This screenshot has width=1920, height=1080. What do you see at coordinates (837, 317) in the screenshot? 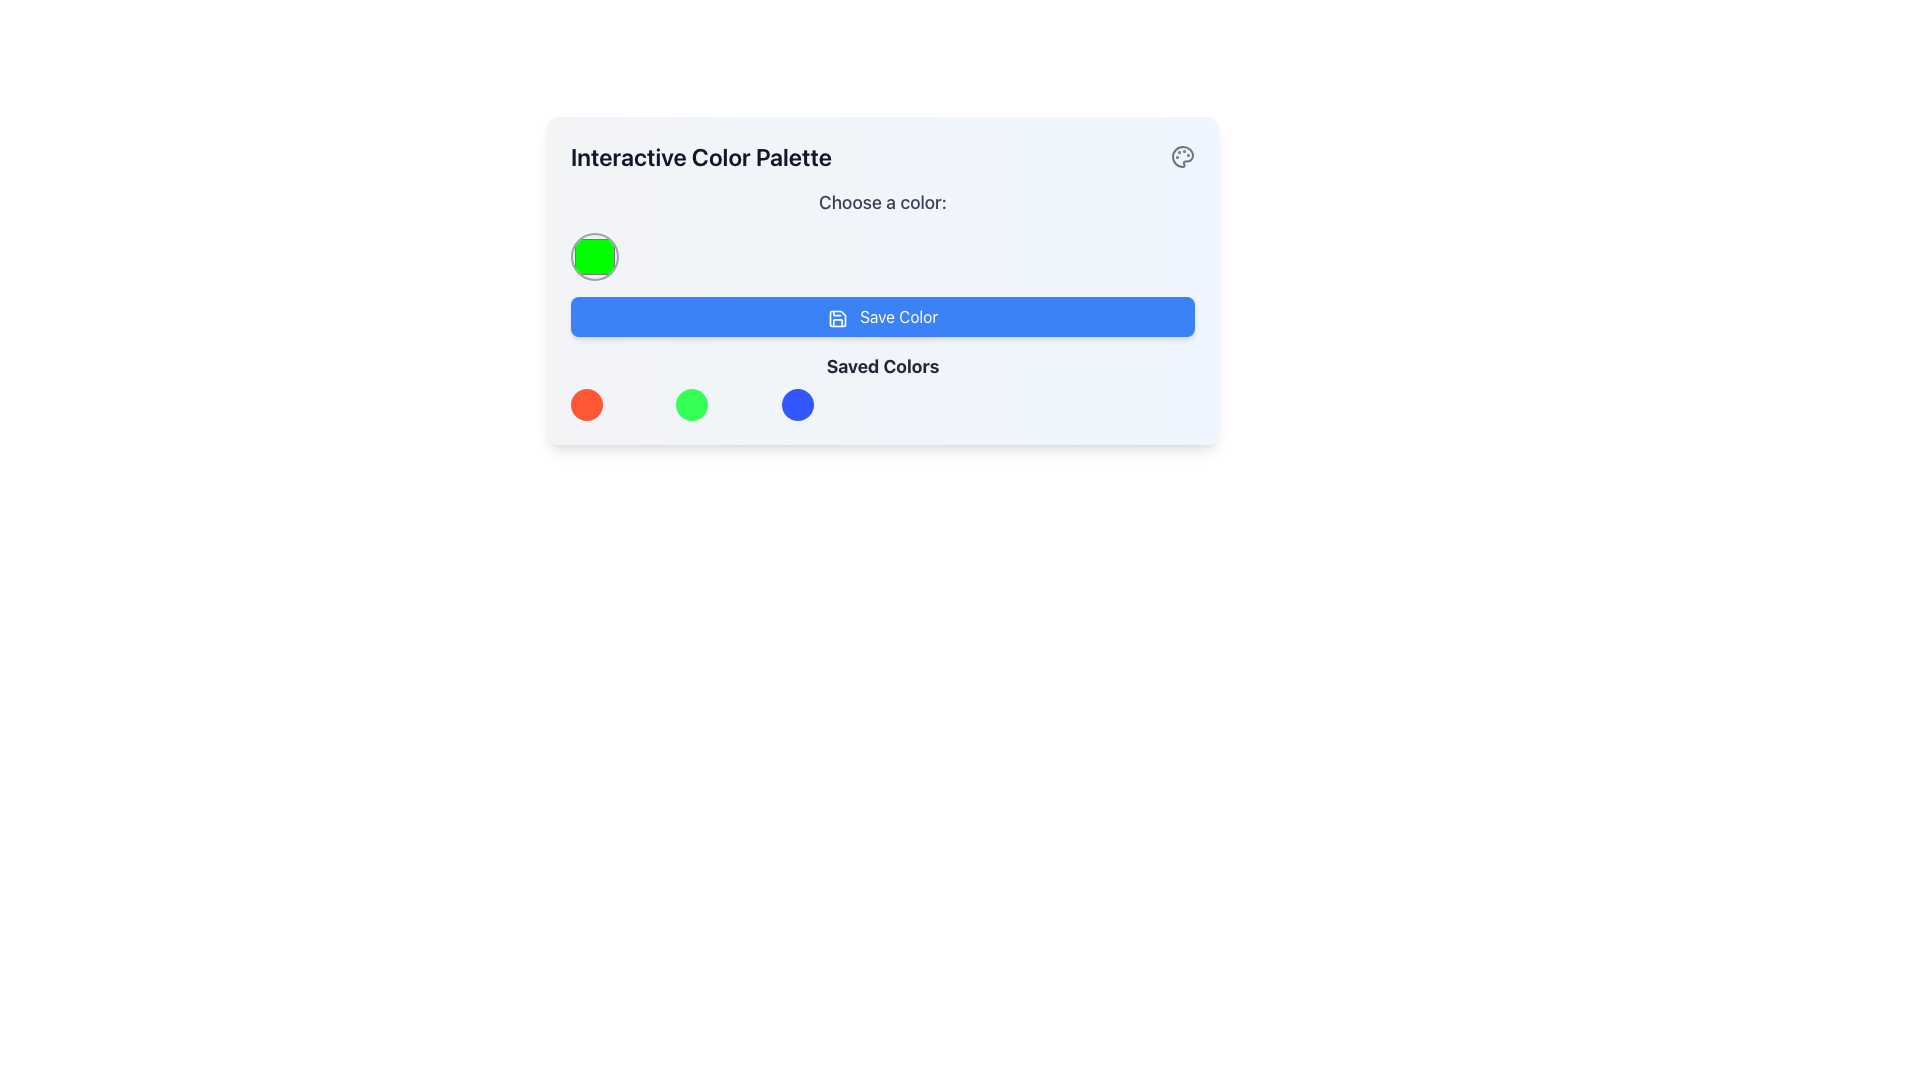
I see `the small document or floppy disk icon located on the left side of the 'Save Color' button` at bounding box center [837, 317].